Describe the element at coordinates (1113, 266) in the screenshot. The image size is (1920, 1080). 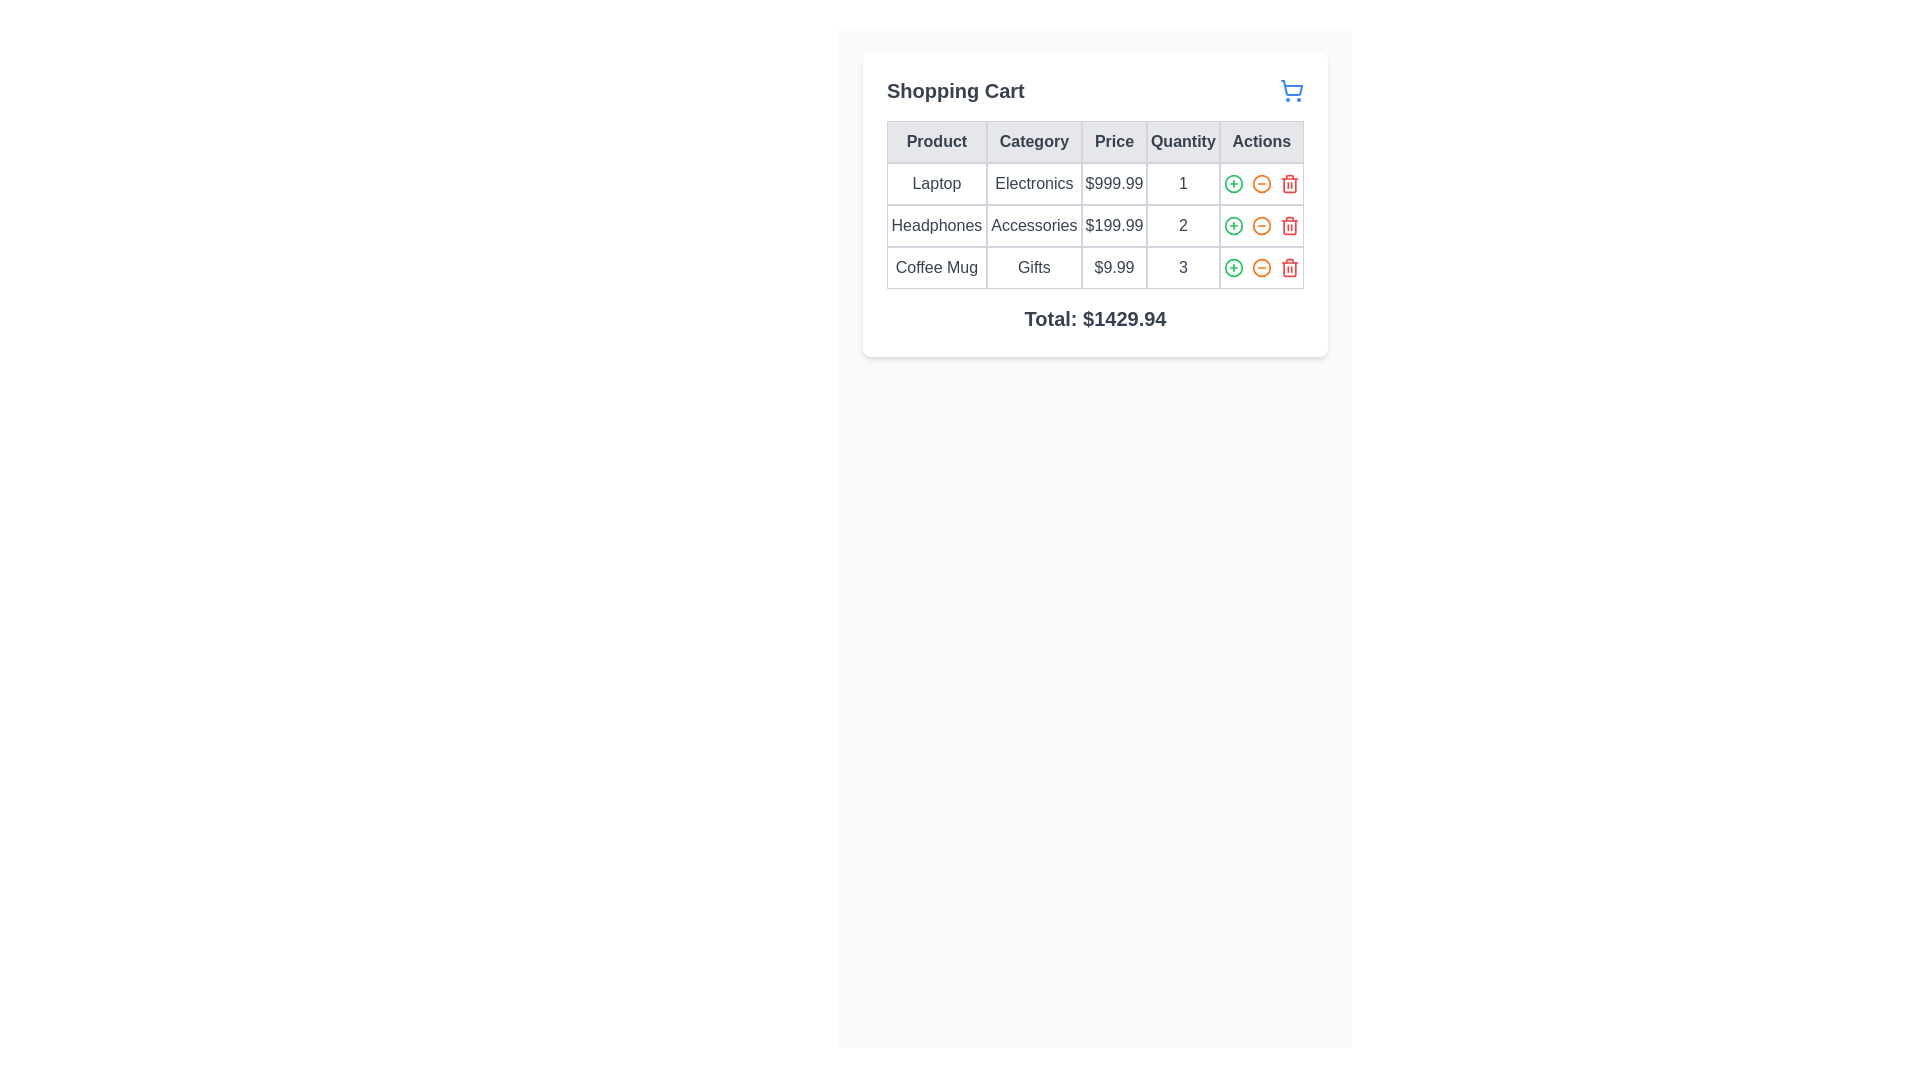
I see `the Text label displaying '$9.99' in the 'Price' column of the last row labeled 'Coffee Mug' in a table structure` at that location.